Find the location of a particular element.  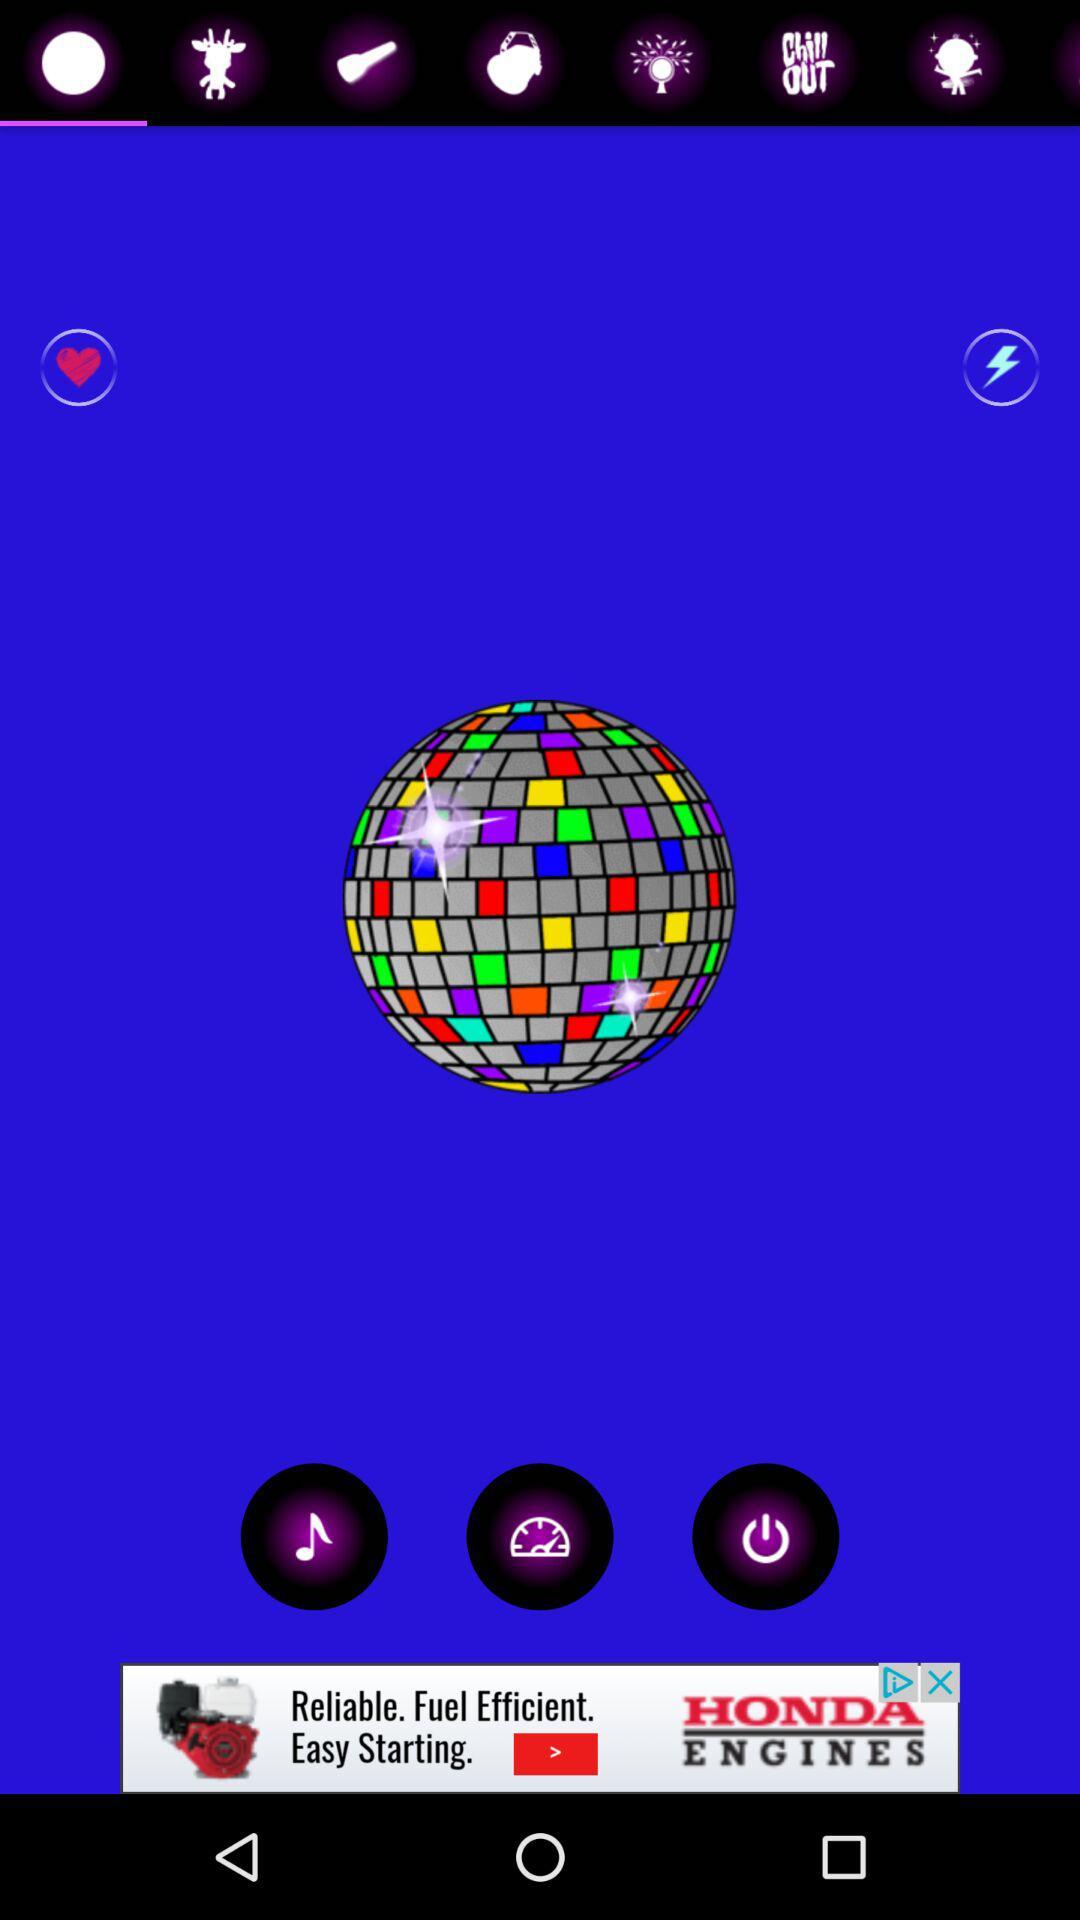

setting page is located at coordinates (540, 1535).